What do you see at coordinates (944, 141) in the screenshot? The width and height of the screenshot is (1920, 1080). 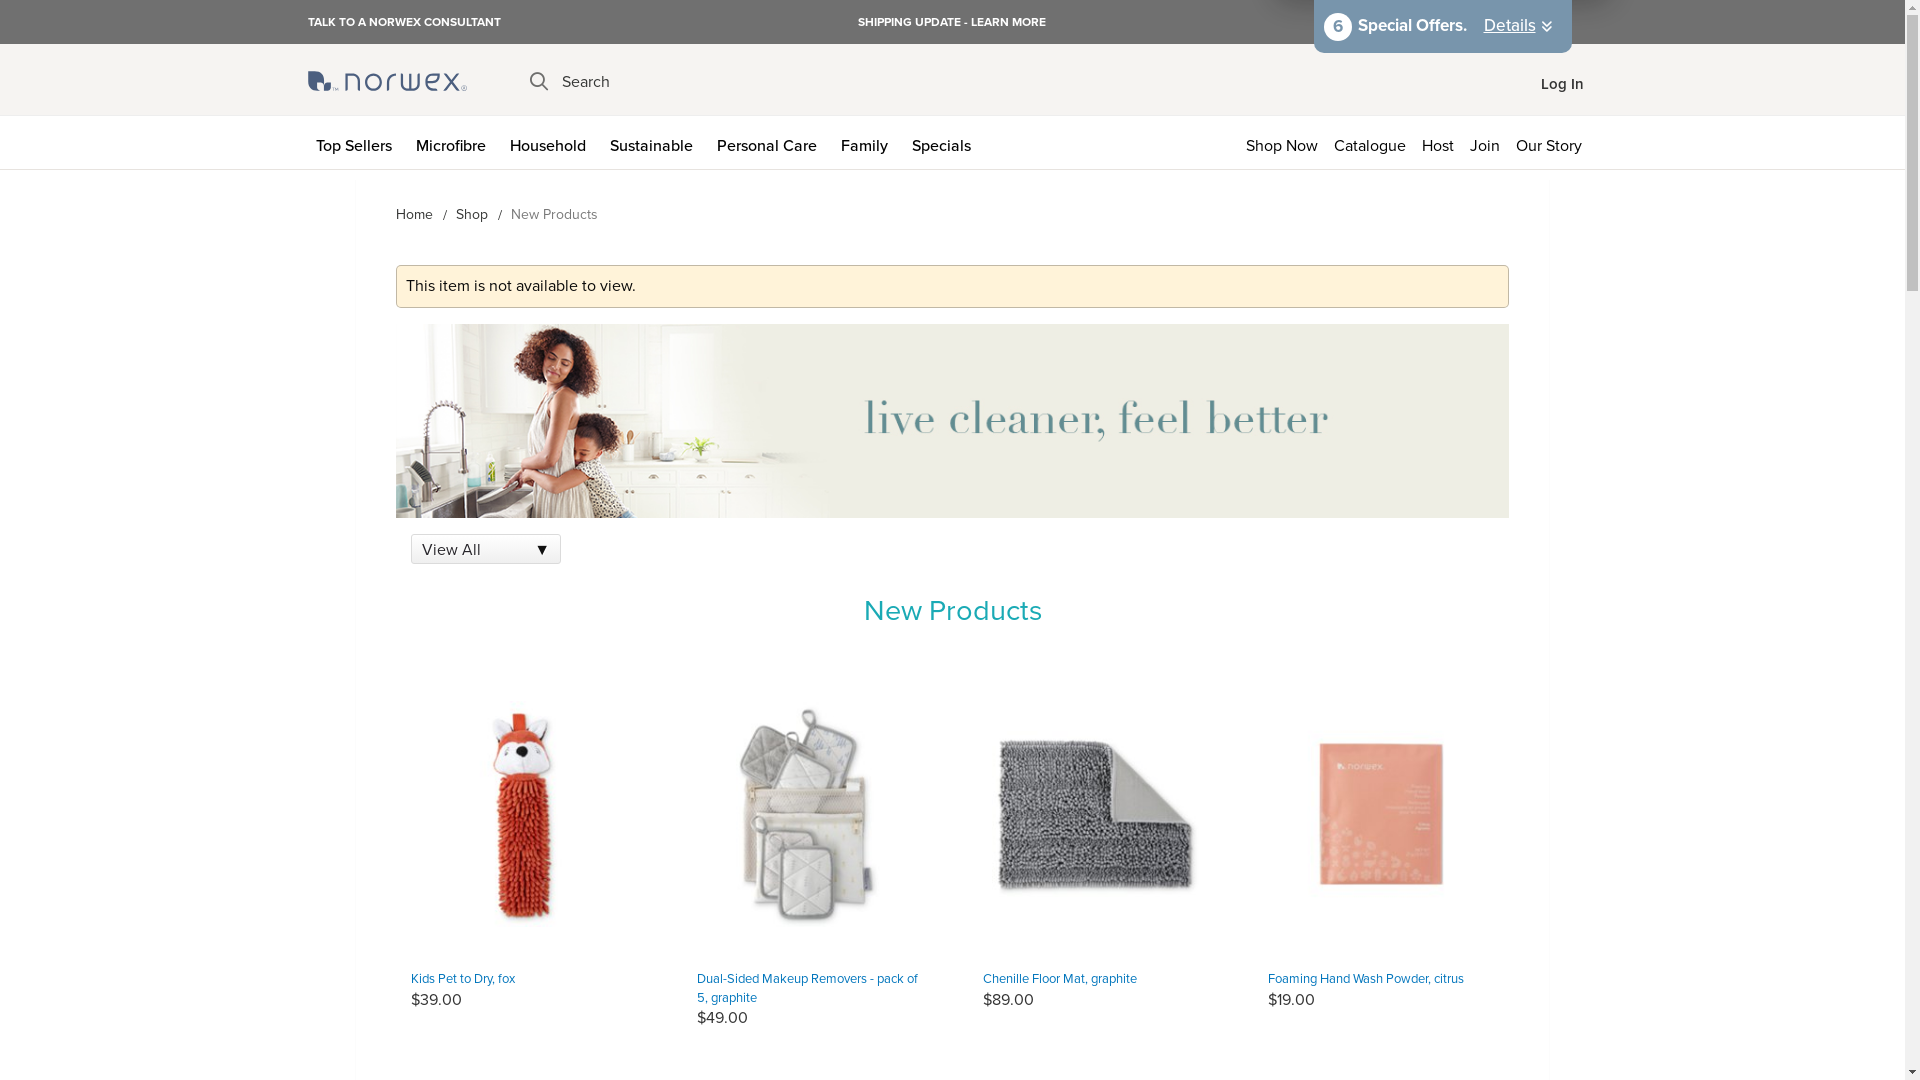 I see `'Specials'` at bounding box center [944, 141].